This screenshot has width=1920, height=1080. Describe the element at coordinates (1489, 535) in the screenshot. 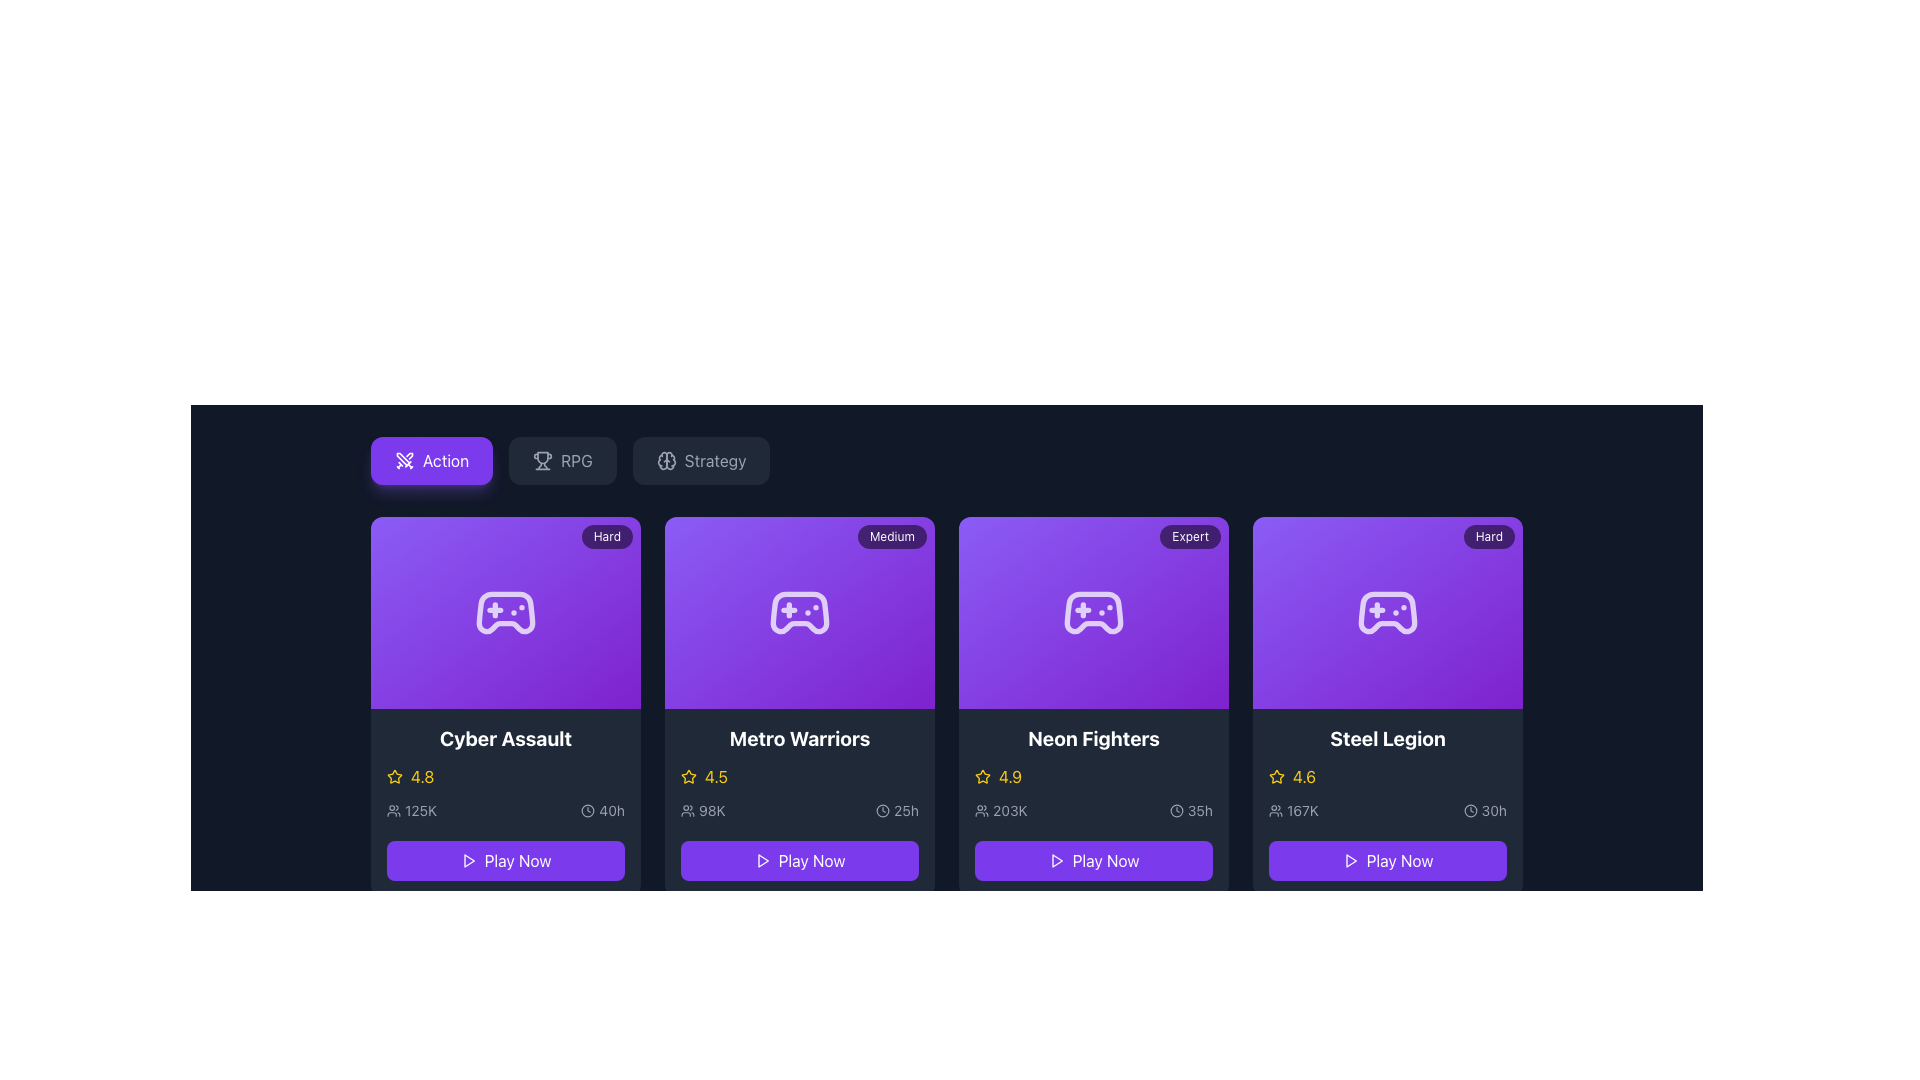

I see `the small rectangular badge labeled 'Hard' located at the top right corner of the 'Steel Legion' card` at that location.